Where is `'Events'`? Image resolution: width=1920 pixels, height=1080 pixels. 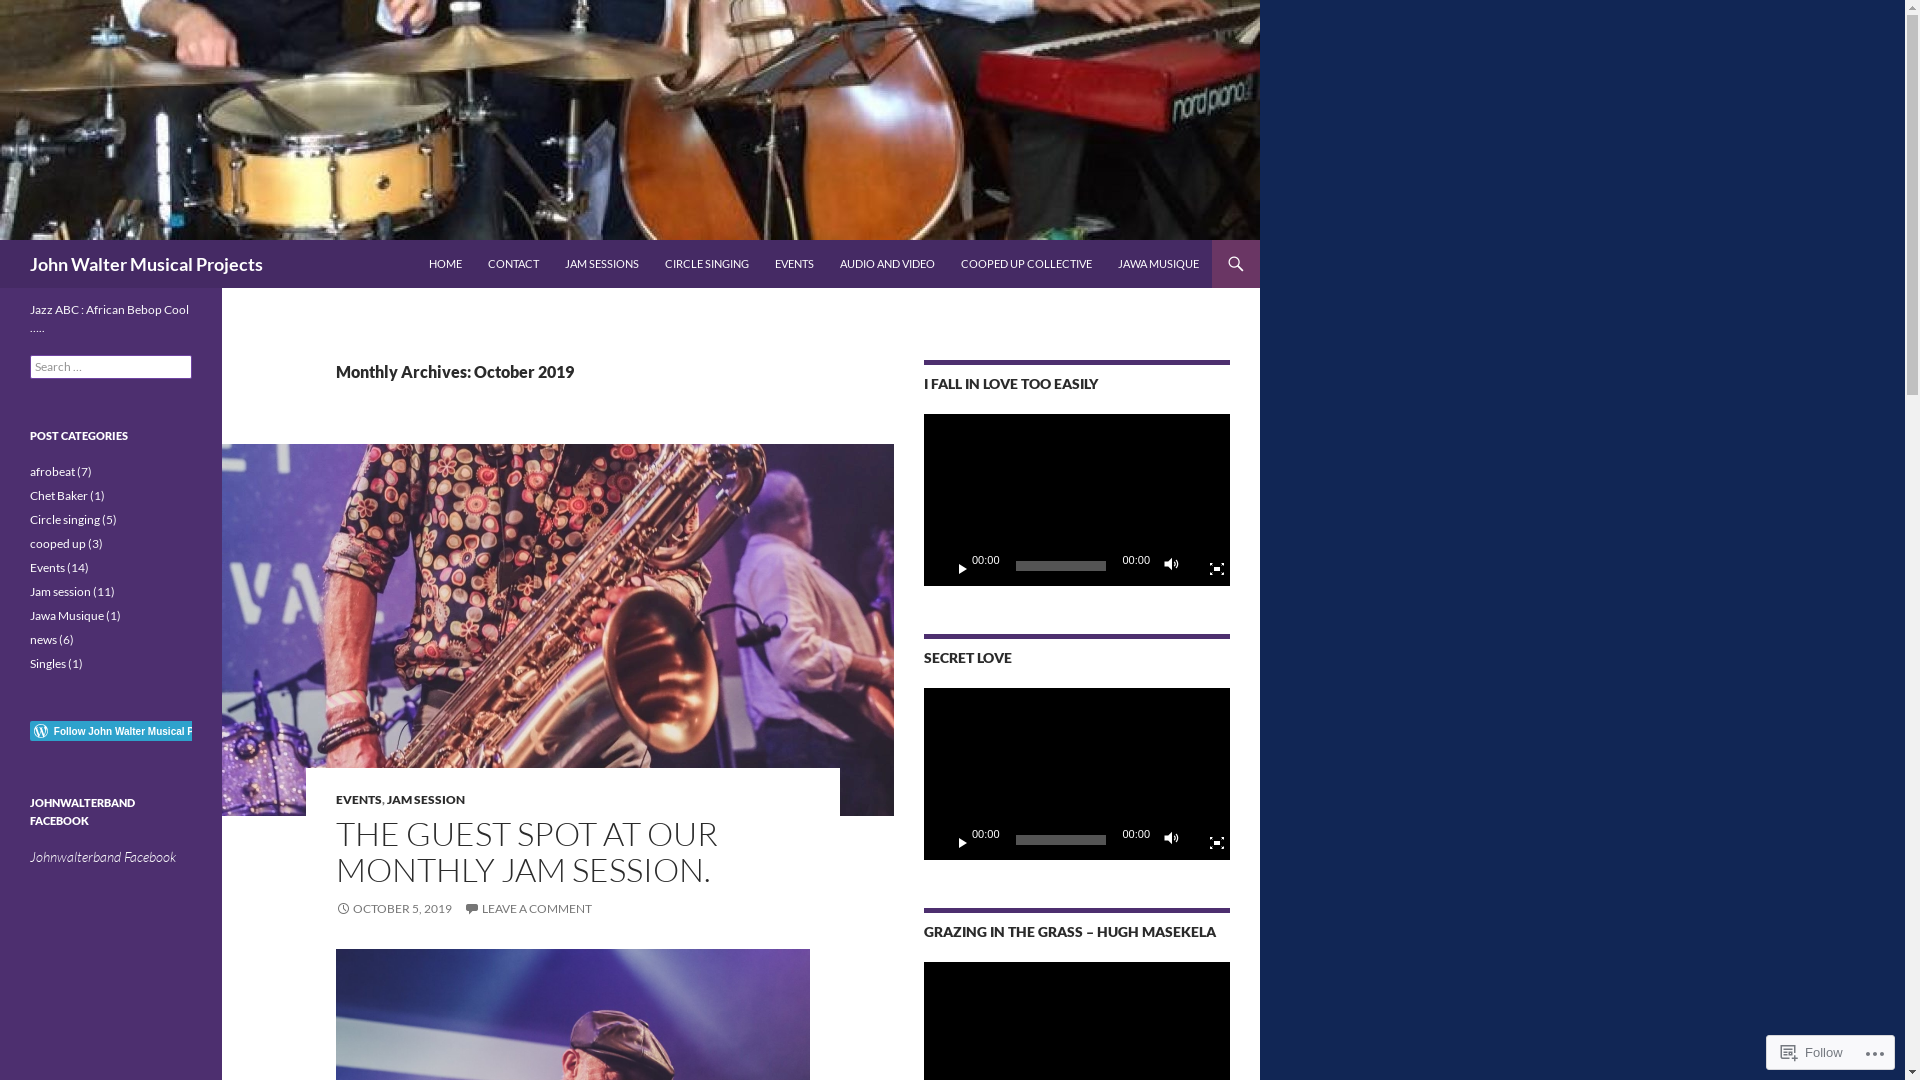 'Events' is located at coordinates (47, 567).